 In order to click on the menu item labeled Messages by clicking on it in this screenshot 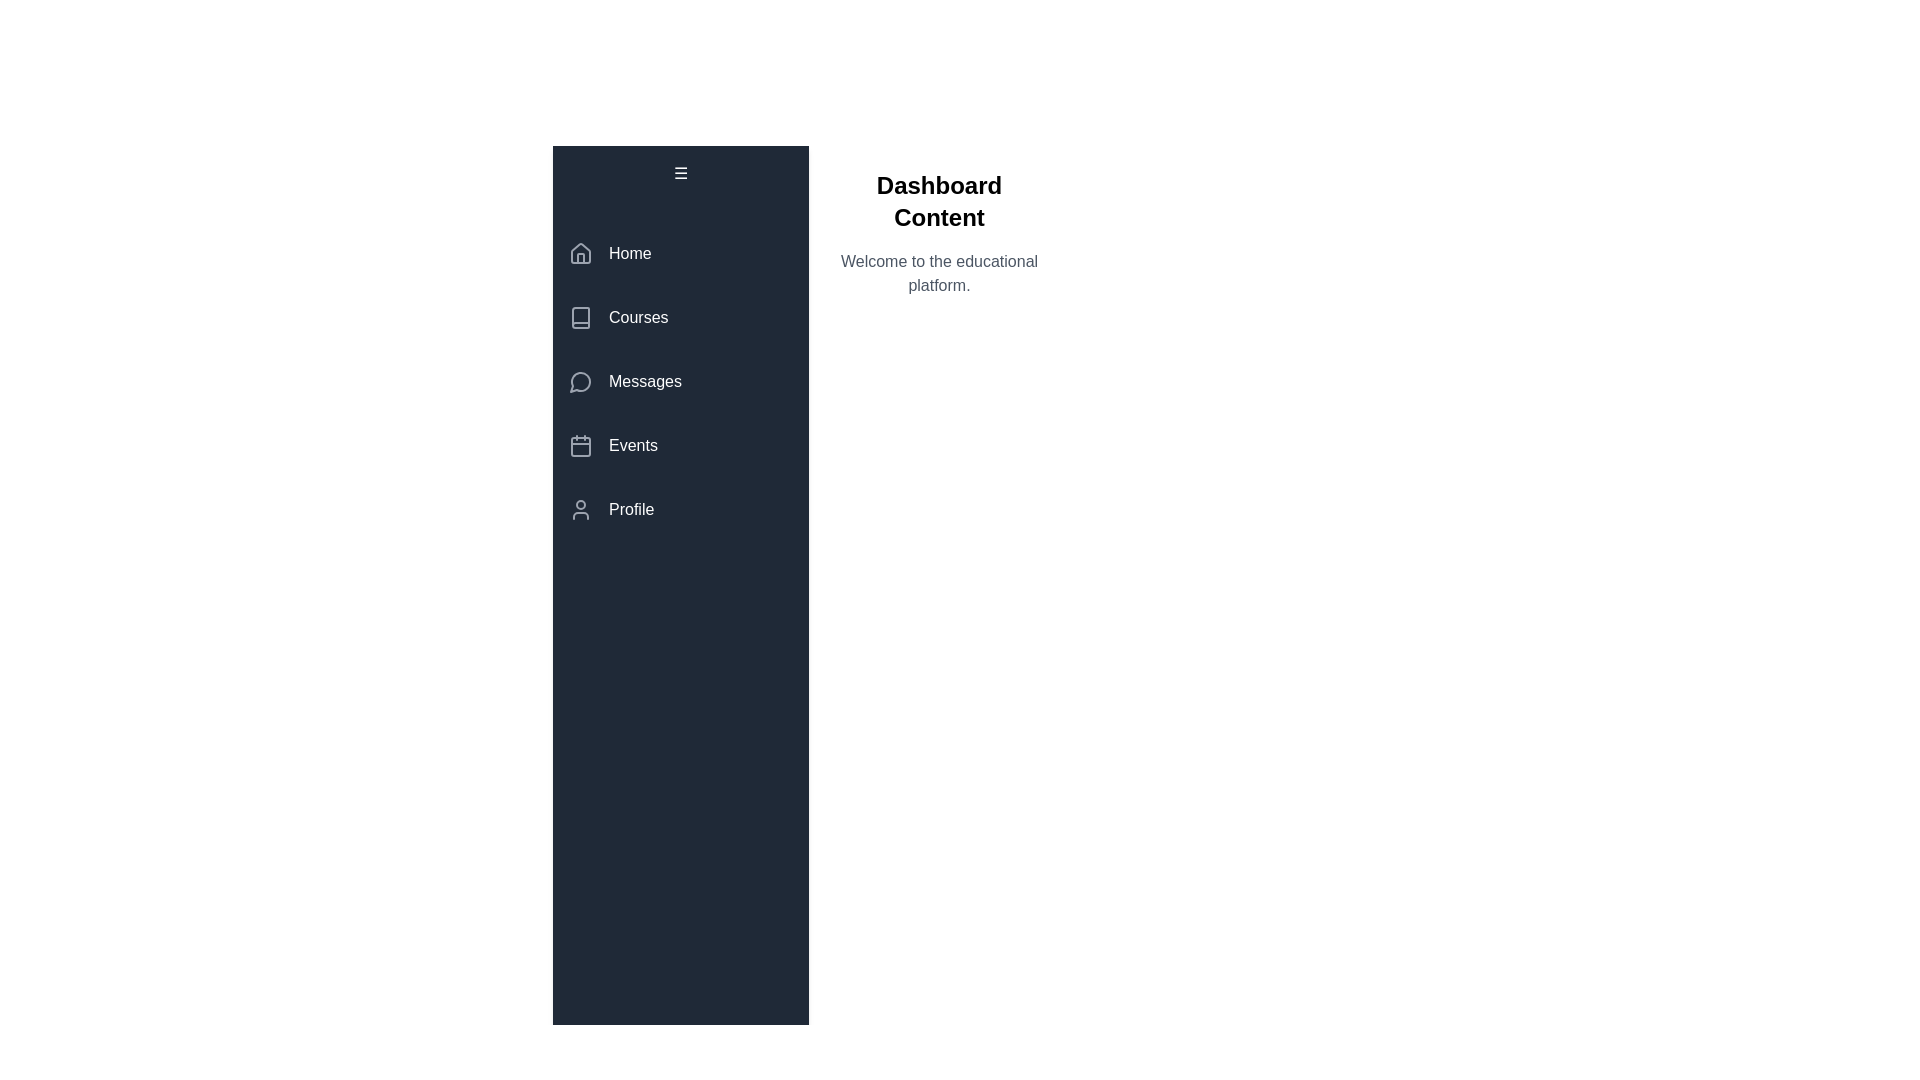, I will do `click(681, 381)`.